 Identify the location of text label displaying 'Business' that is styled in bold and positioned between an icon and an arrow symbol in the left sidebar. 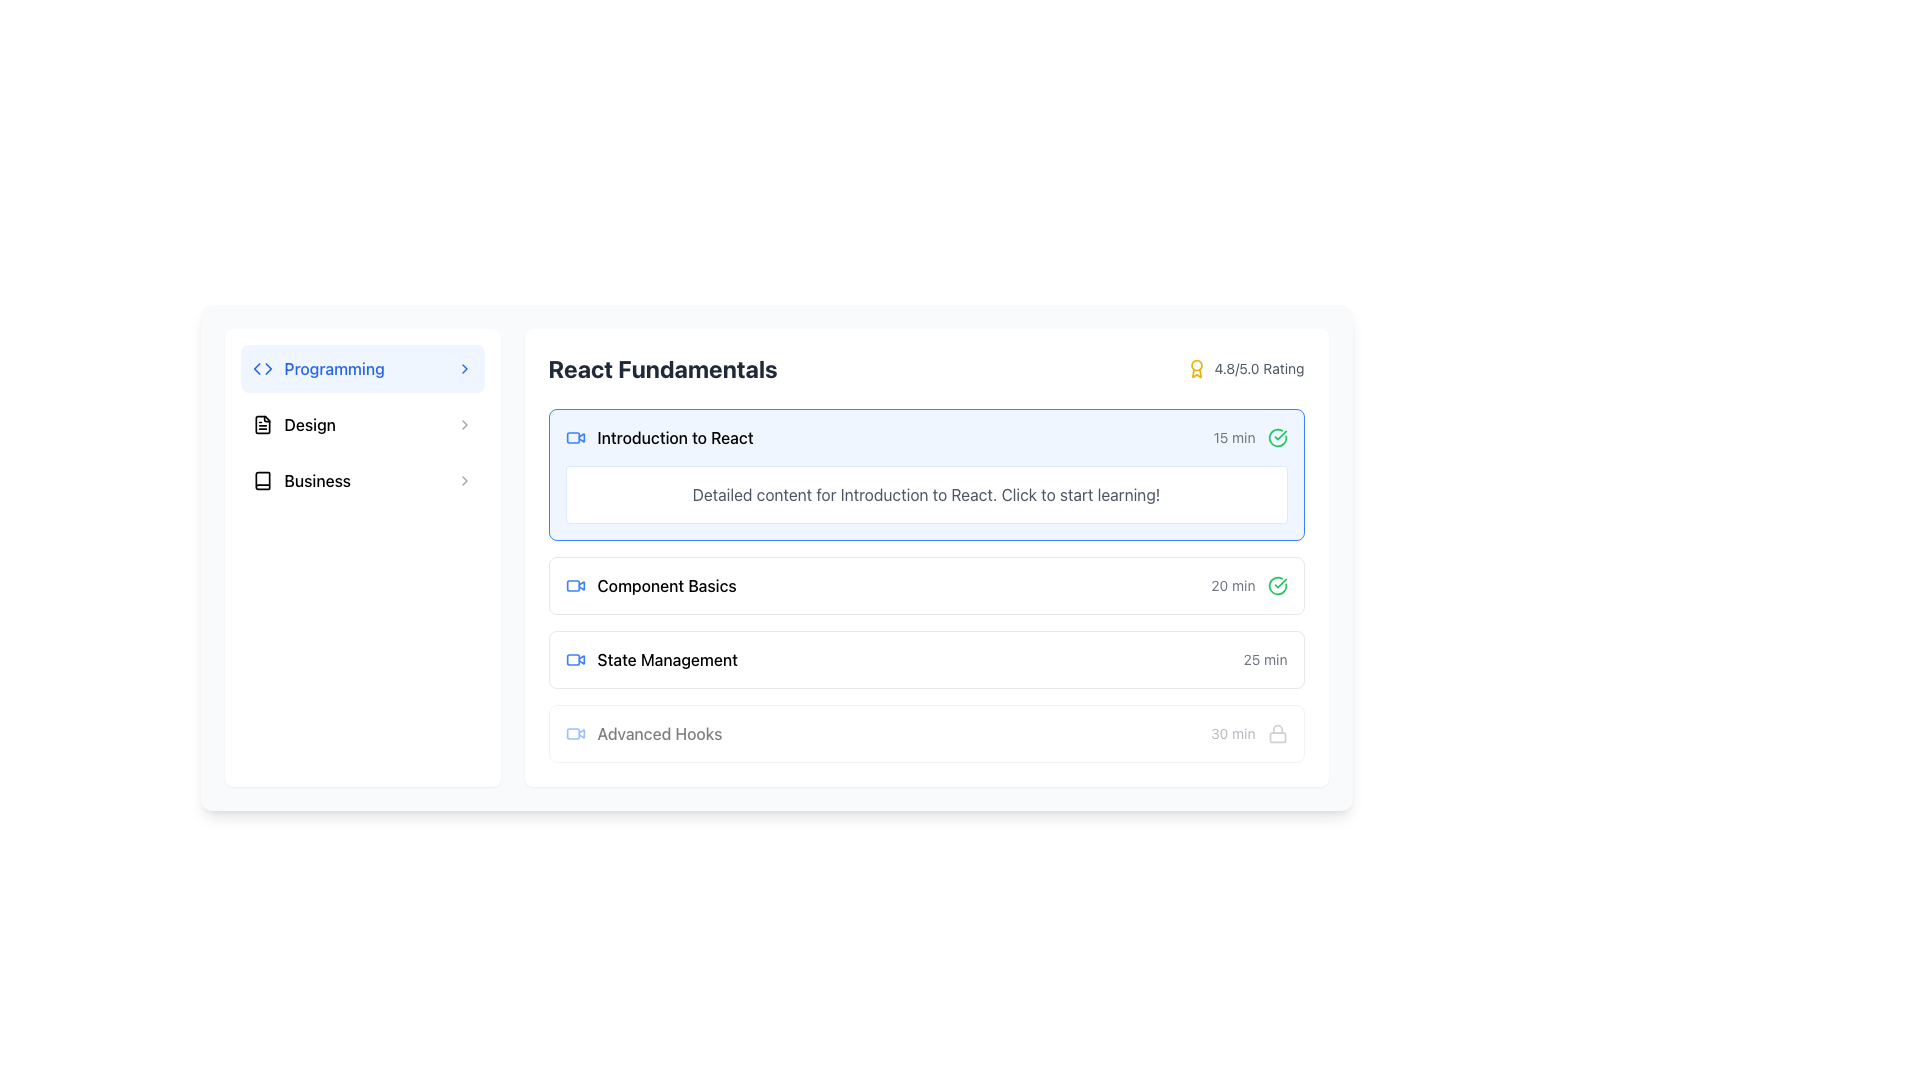
(316, 481).